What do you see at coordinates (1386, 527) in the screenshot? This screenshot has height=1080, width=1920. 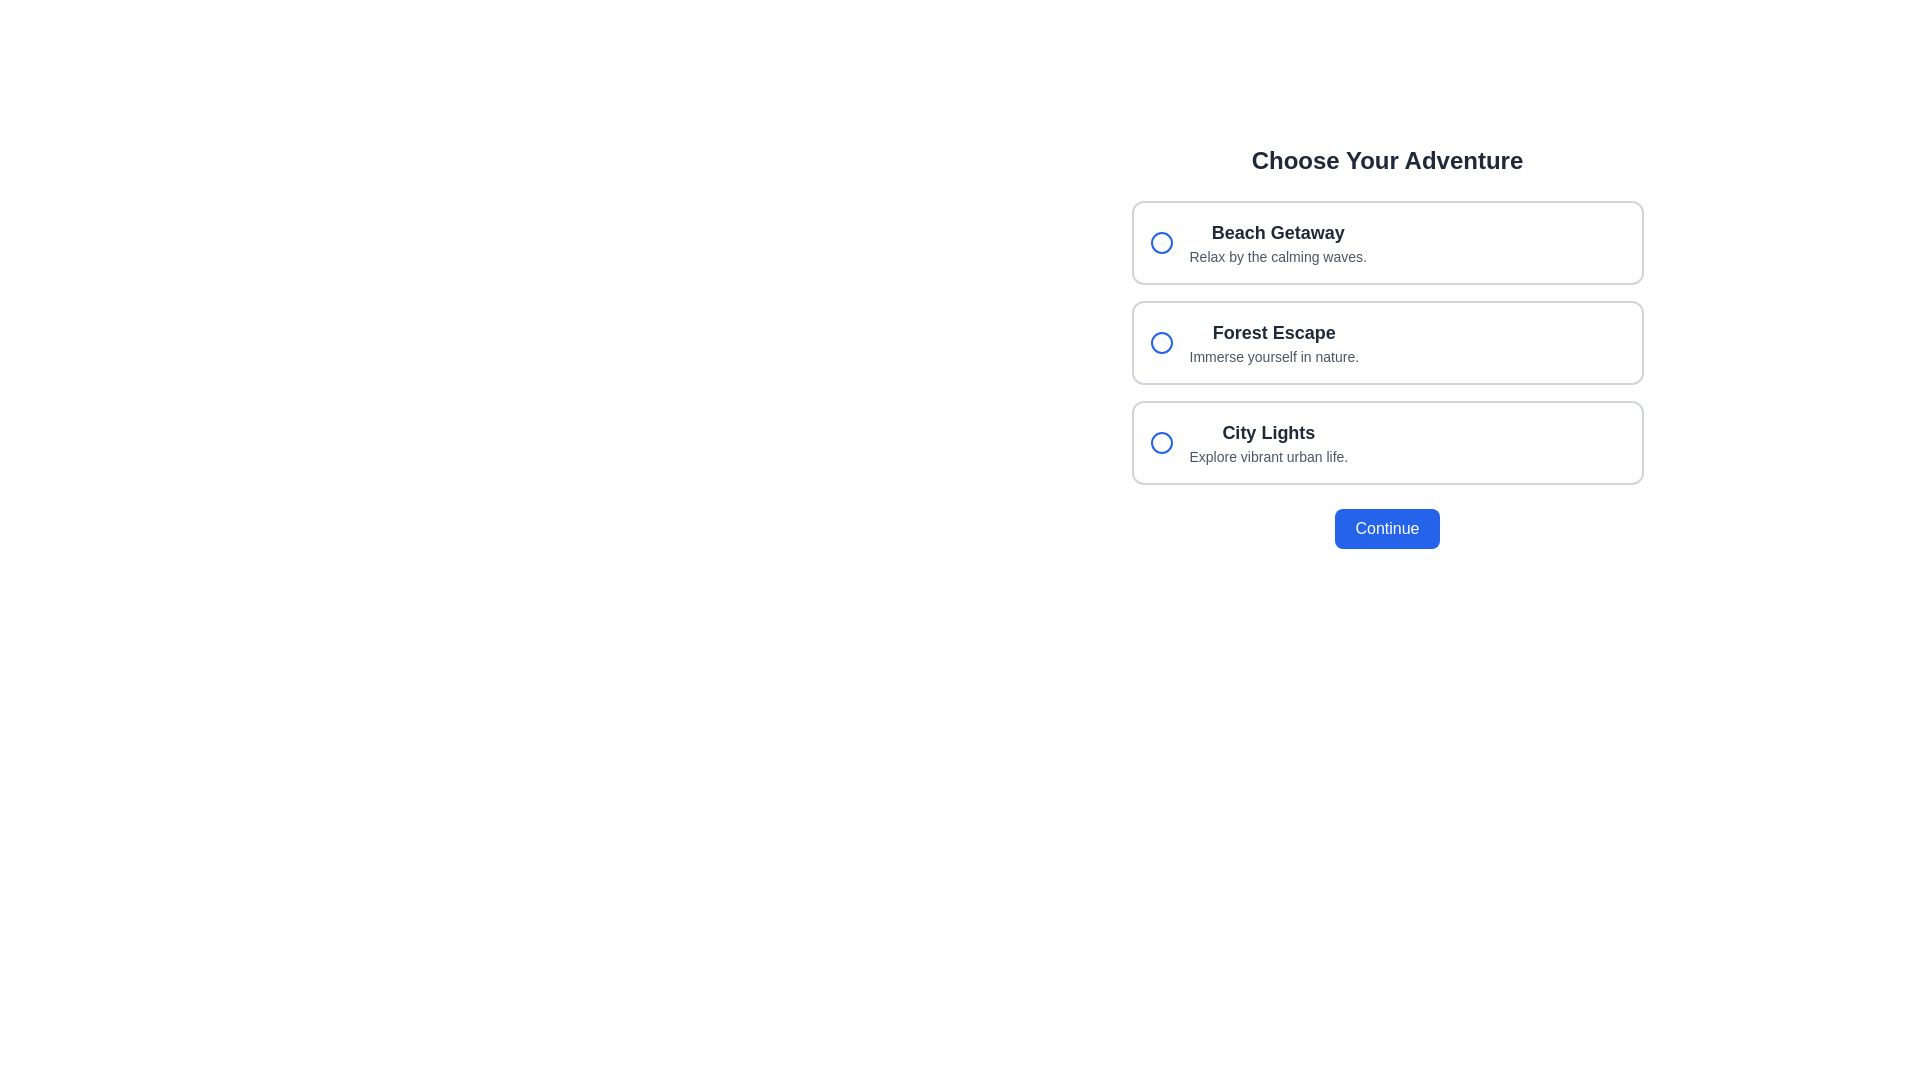 I see `the 'Continue' button with a blue background and rounded edges, located below the options 'Beach Getaway', 'Forest Escape', and 'City Lights'` at bounding box center [1386, 527].